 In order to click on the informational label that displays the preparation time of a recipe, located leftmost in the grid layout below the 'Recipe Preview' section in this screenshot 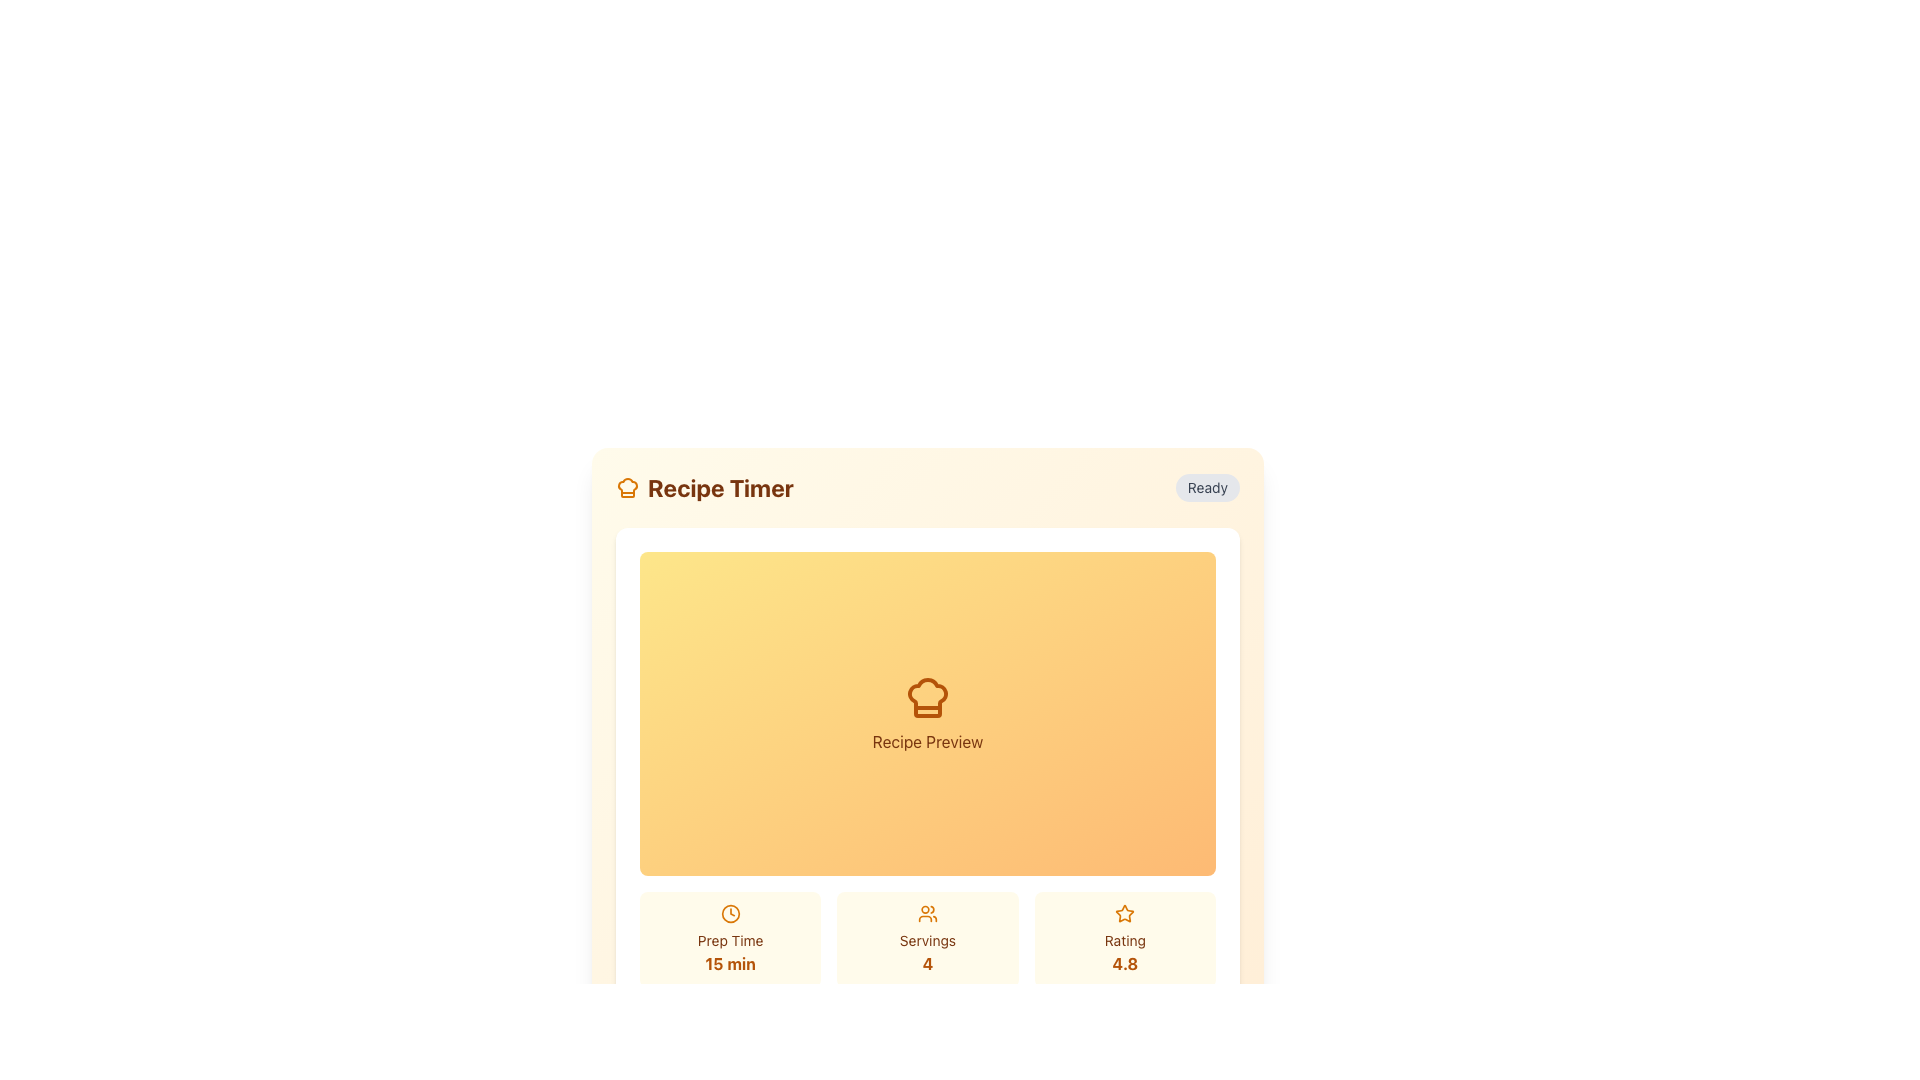, I will do `click(729, 940)`.